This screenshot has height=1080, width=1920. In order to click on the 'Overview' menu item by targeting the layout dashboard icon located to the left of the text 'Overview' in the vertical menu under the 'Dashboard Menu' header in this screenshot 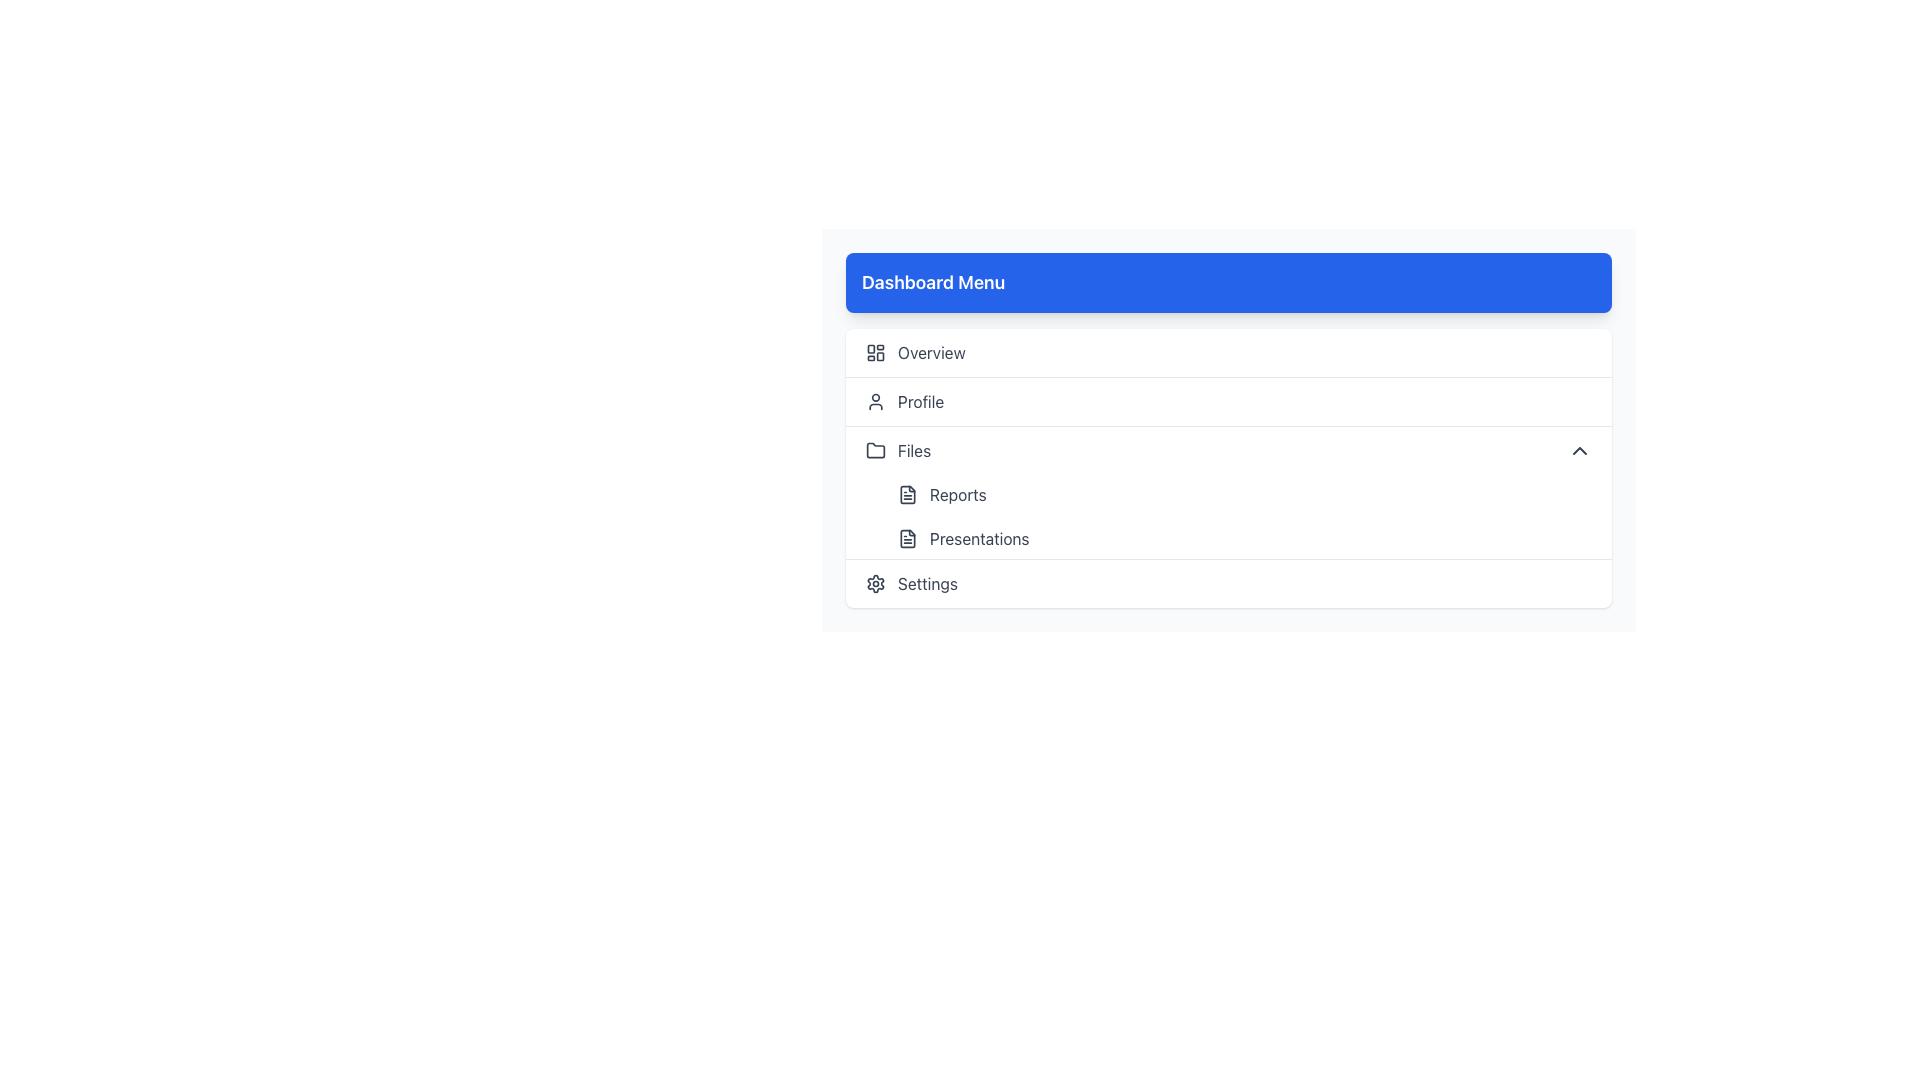, I will do `click(875, 352)`.